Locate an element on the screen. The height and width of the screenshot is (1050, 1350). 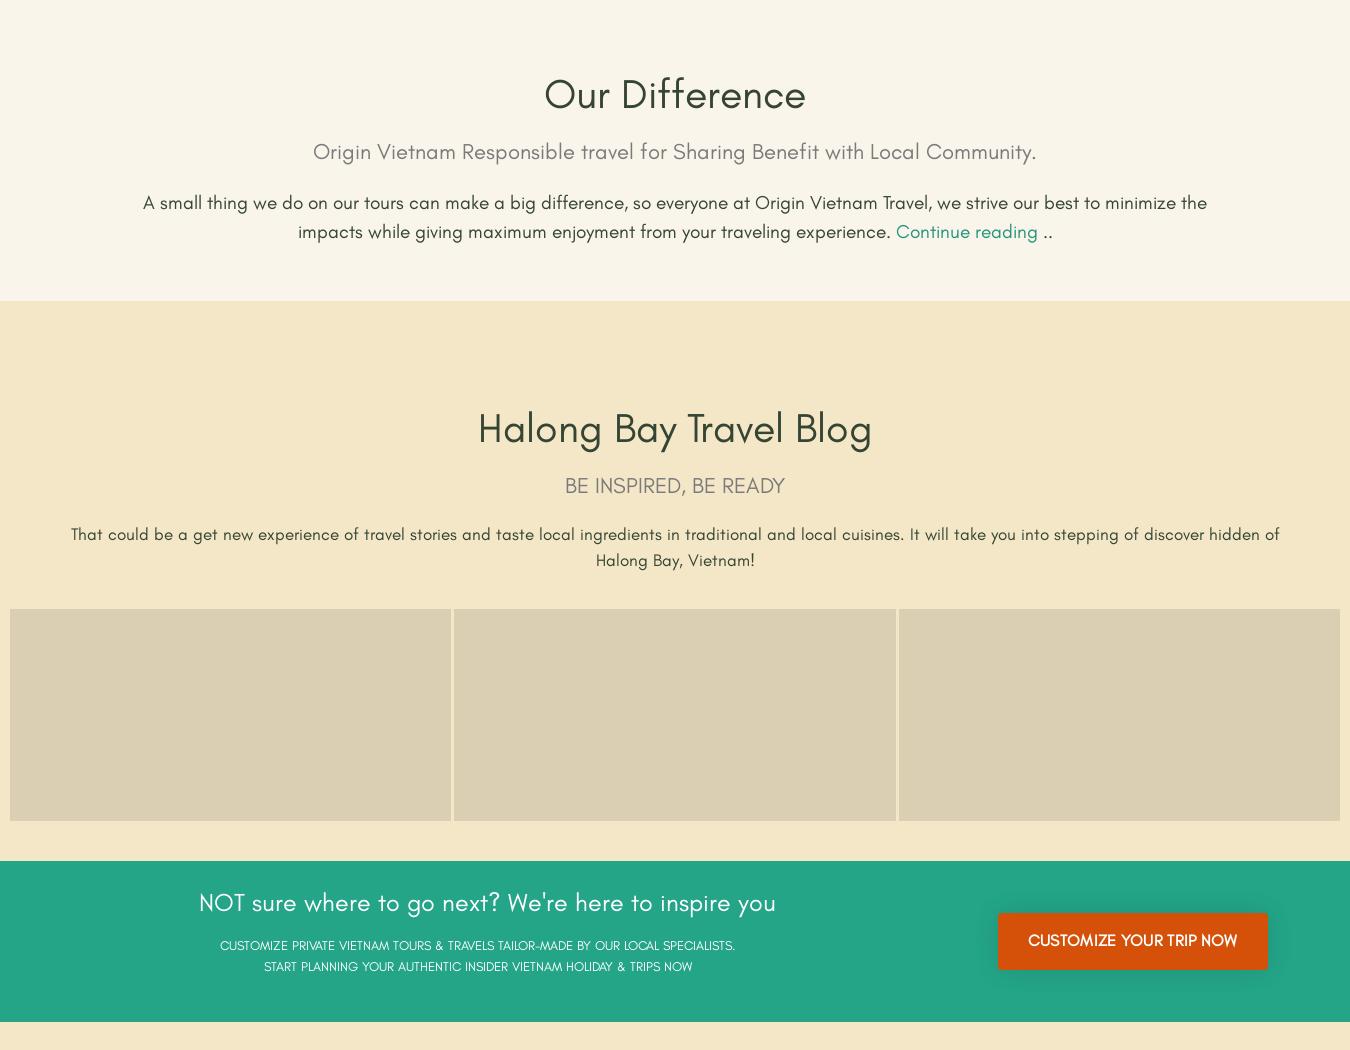
'Start planning your authentic insider Vietnam holiday & trips now' is located at coordinates (475, 965).